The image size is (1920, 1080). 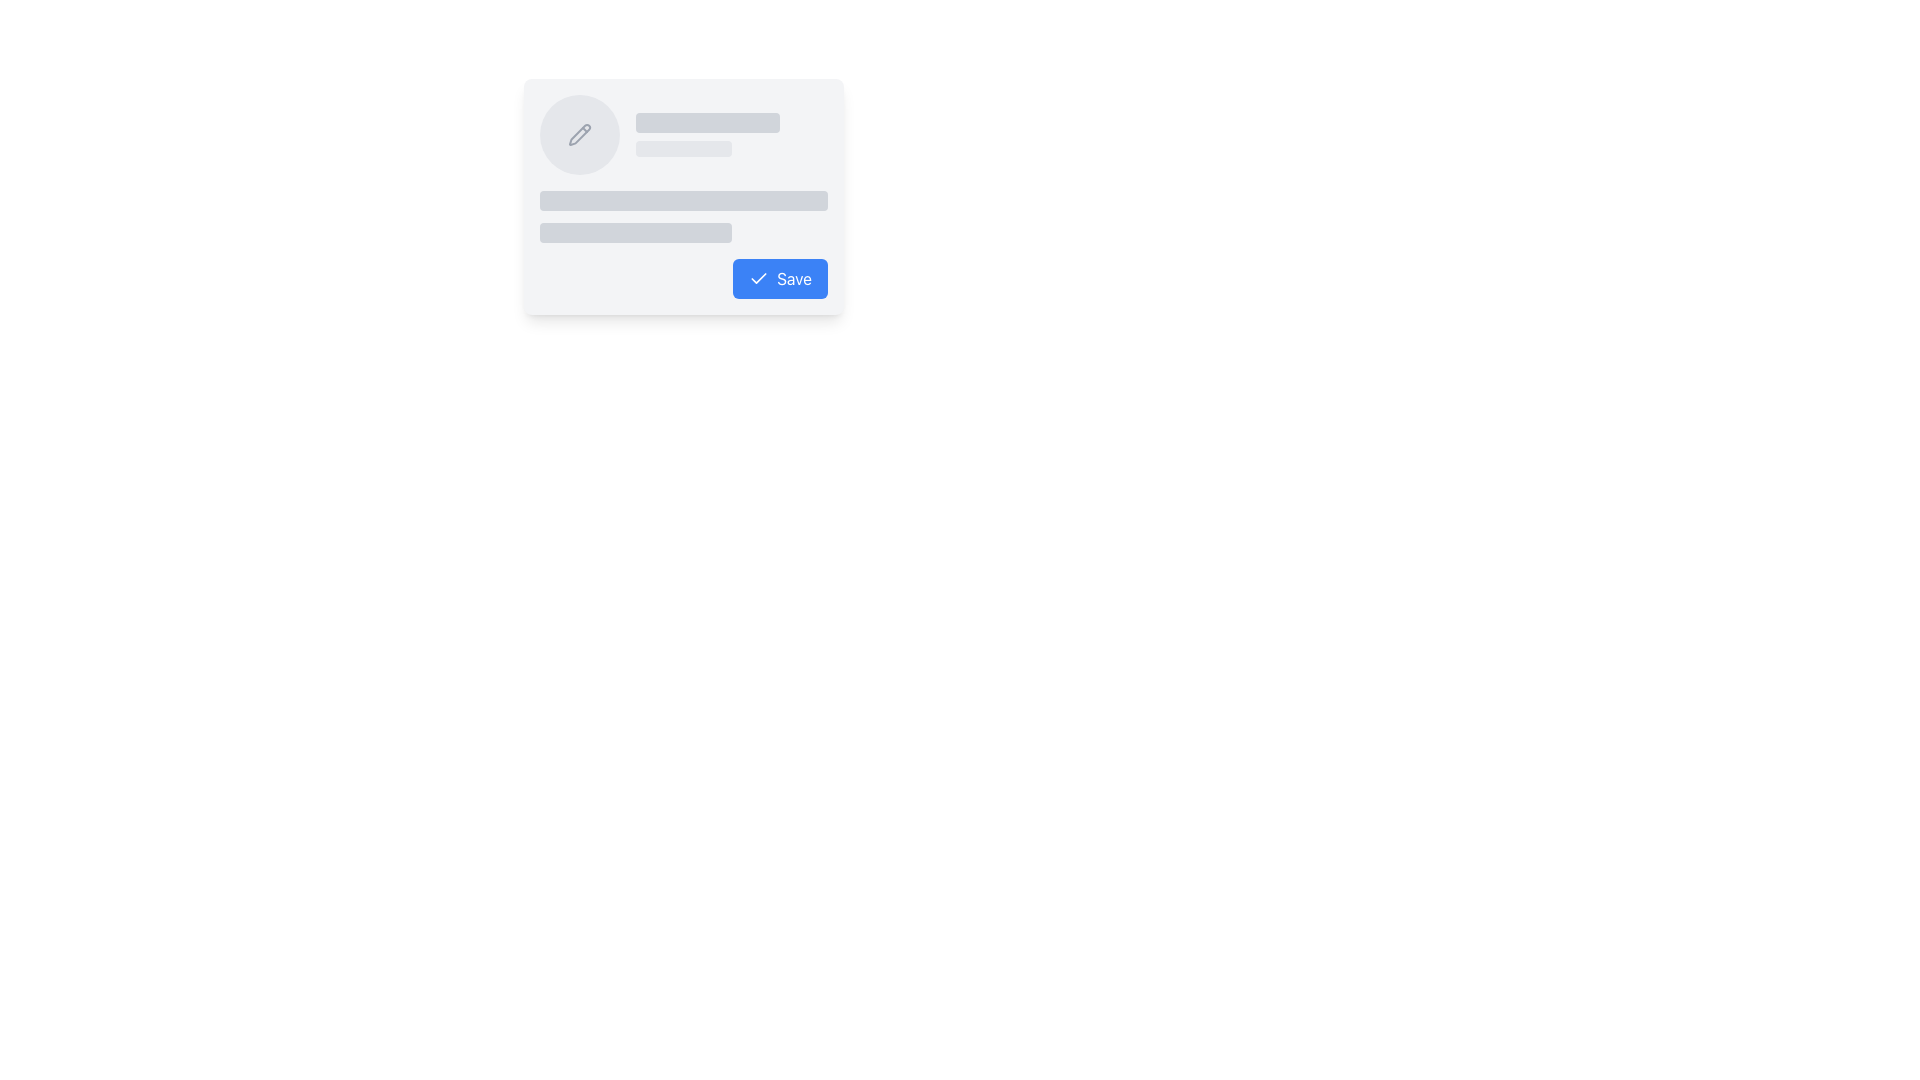 What do you see at coordinates (579, 135) in the screenshot?
I see `the gray pencil icon representing an edit action, located in the top-left corner of a card-like structure` at bounding box center [579, 135].